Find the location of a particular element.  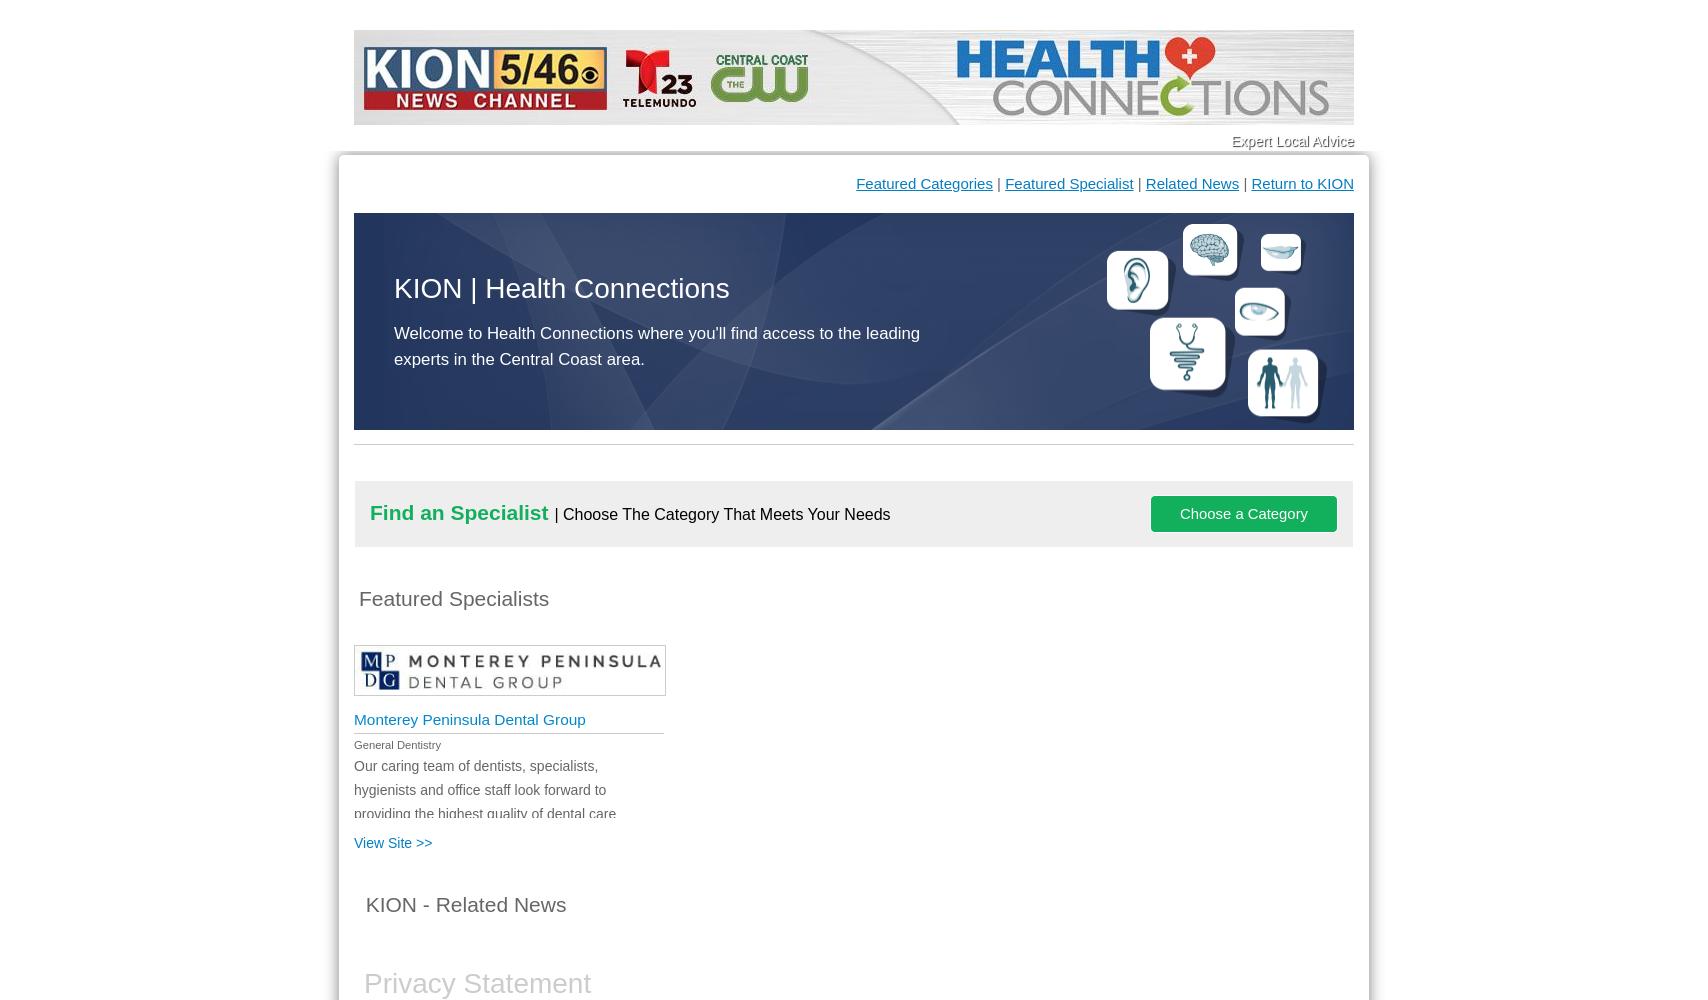

'General Dentistry' is located at coordinates (397, 744).